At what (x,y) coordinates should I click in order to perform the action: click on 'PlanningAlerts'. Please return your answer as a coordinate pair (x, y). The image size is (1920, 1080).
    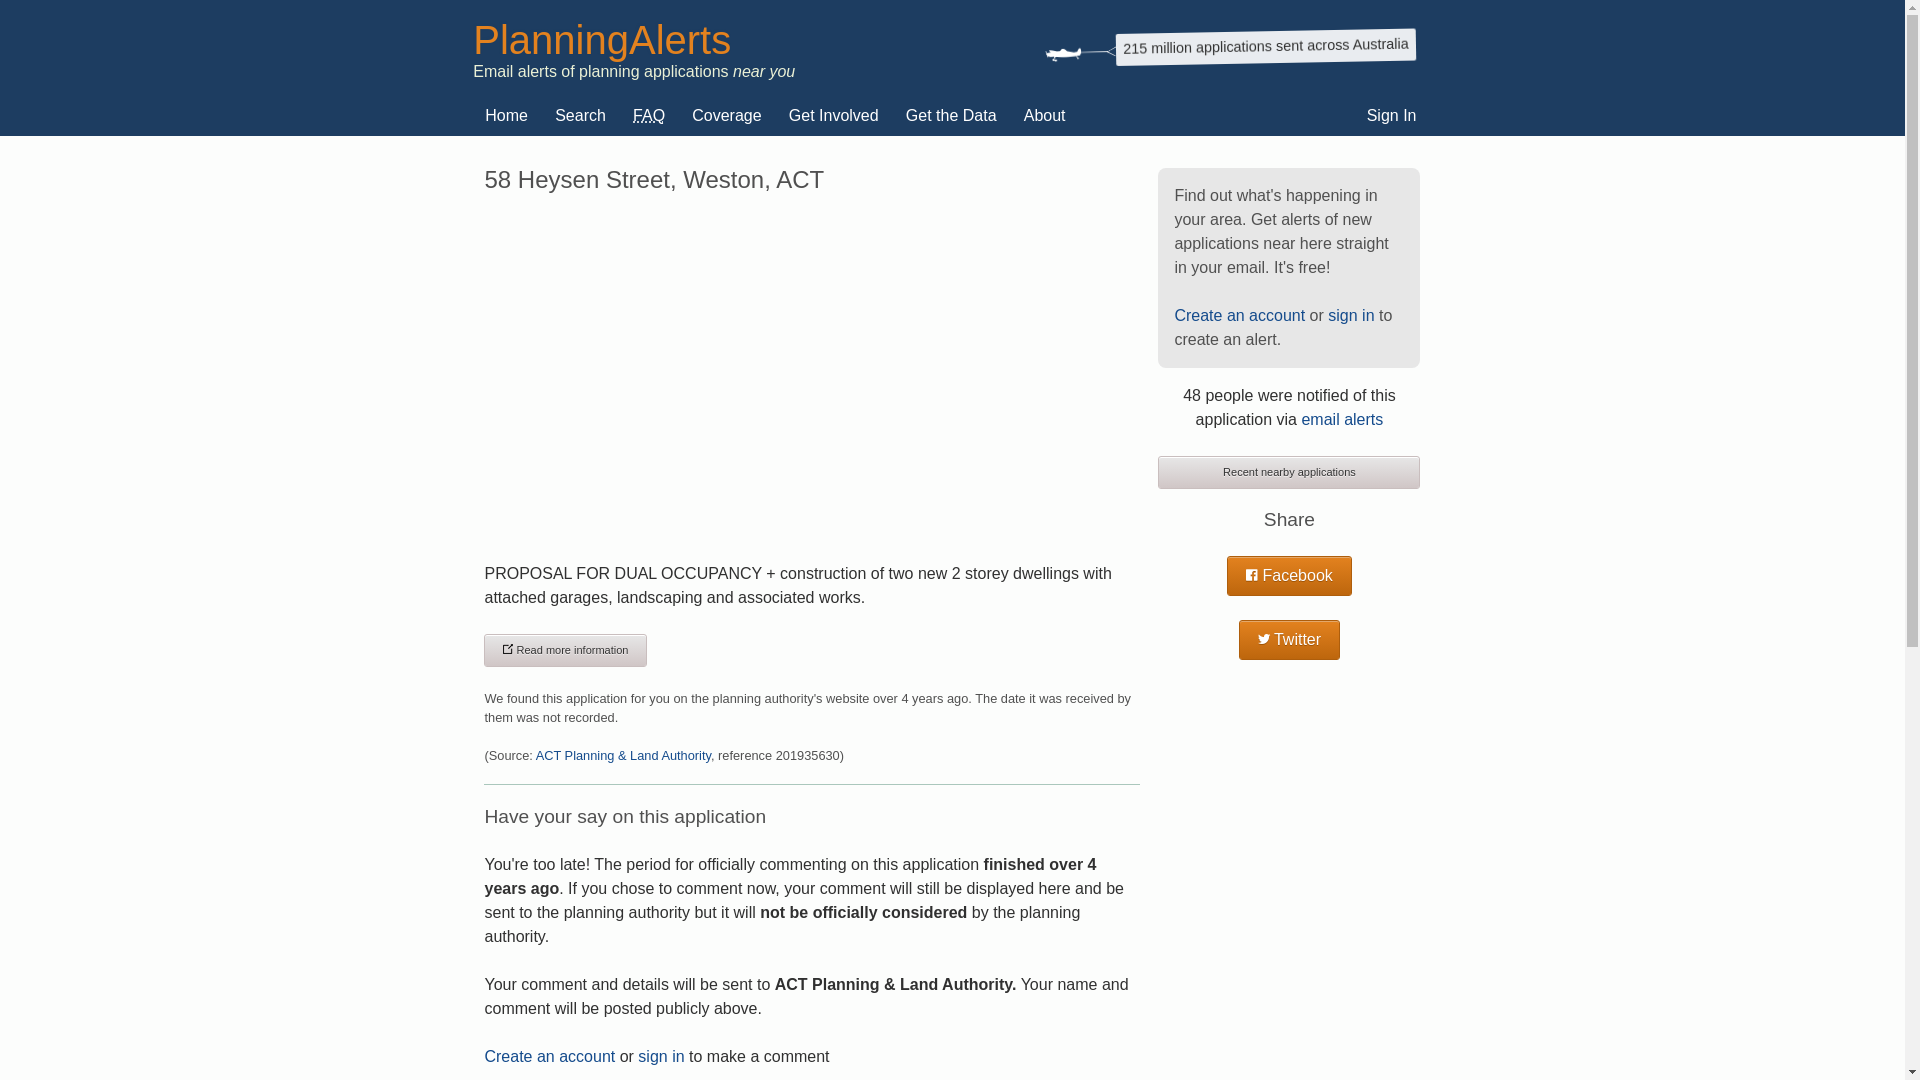
    Looking at the image, I should click on (600, 39).